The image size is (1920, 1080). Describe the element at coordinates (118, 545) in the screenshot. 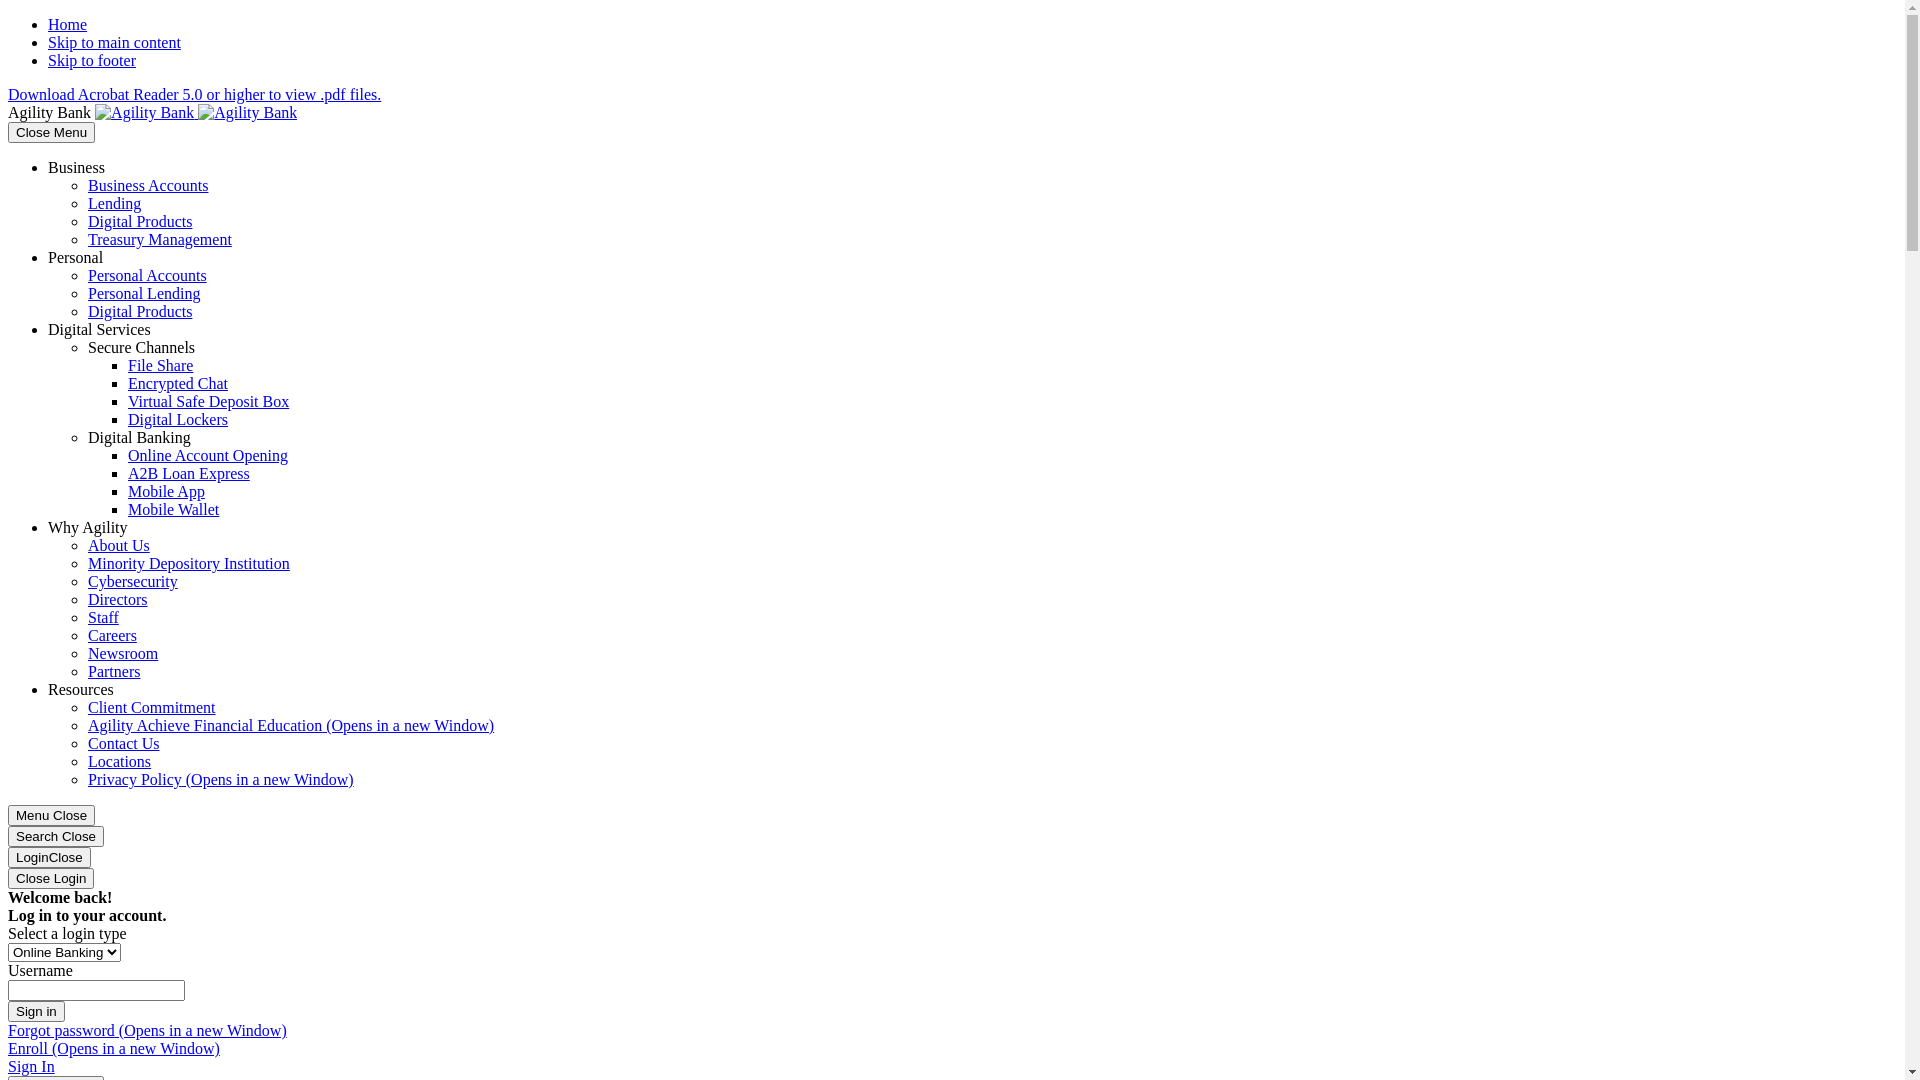

I see `'About Us'` at that location.